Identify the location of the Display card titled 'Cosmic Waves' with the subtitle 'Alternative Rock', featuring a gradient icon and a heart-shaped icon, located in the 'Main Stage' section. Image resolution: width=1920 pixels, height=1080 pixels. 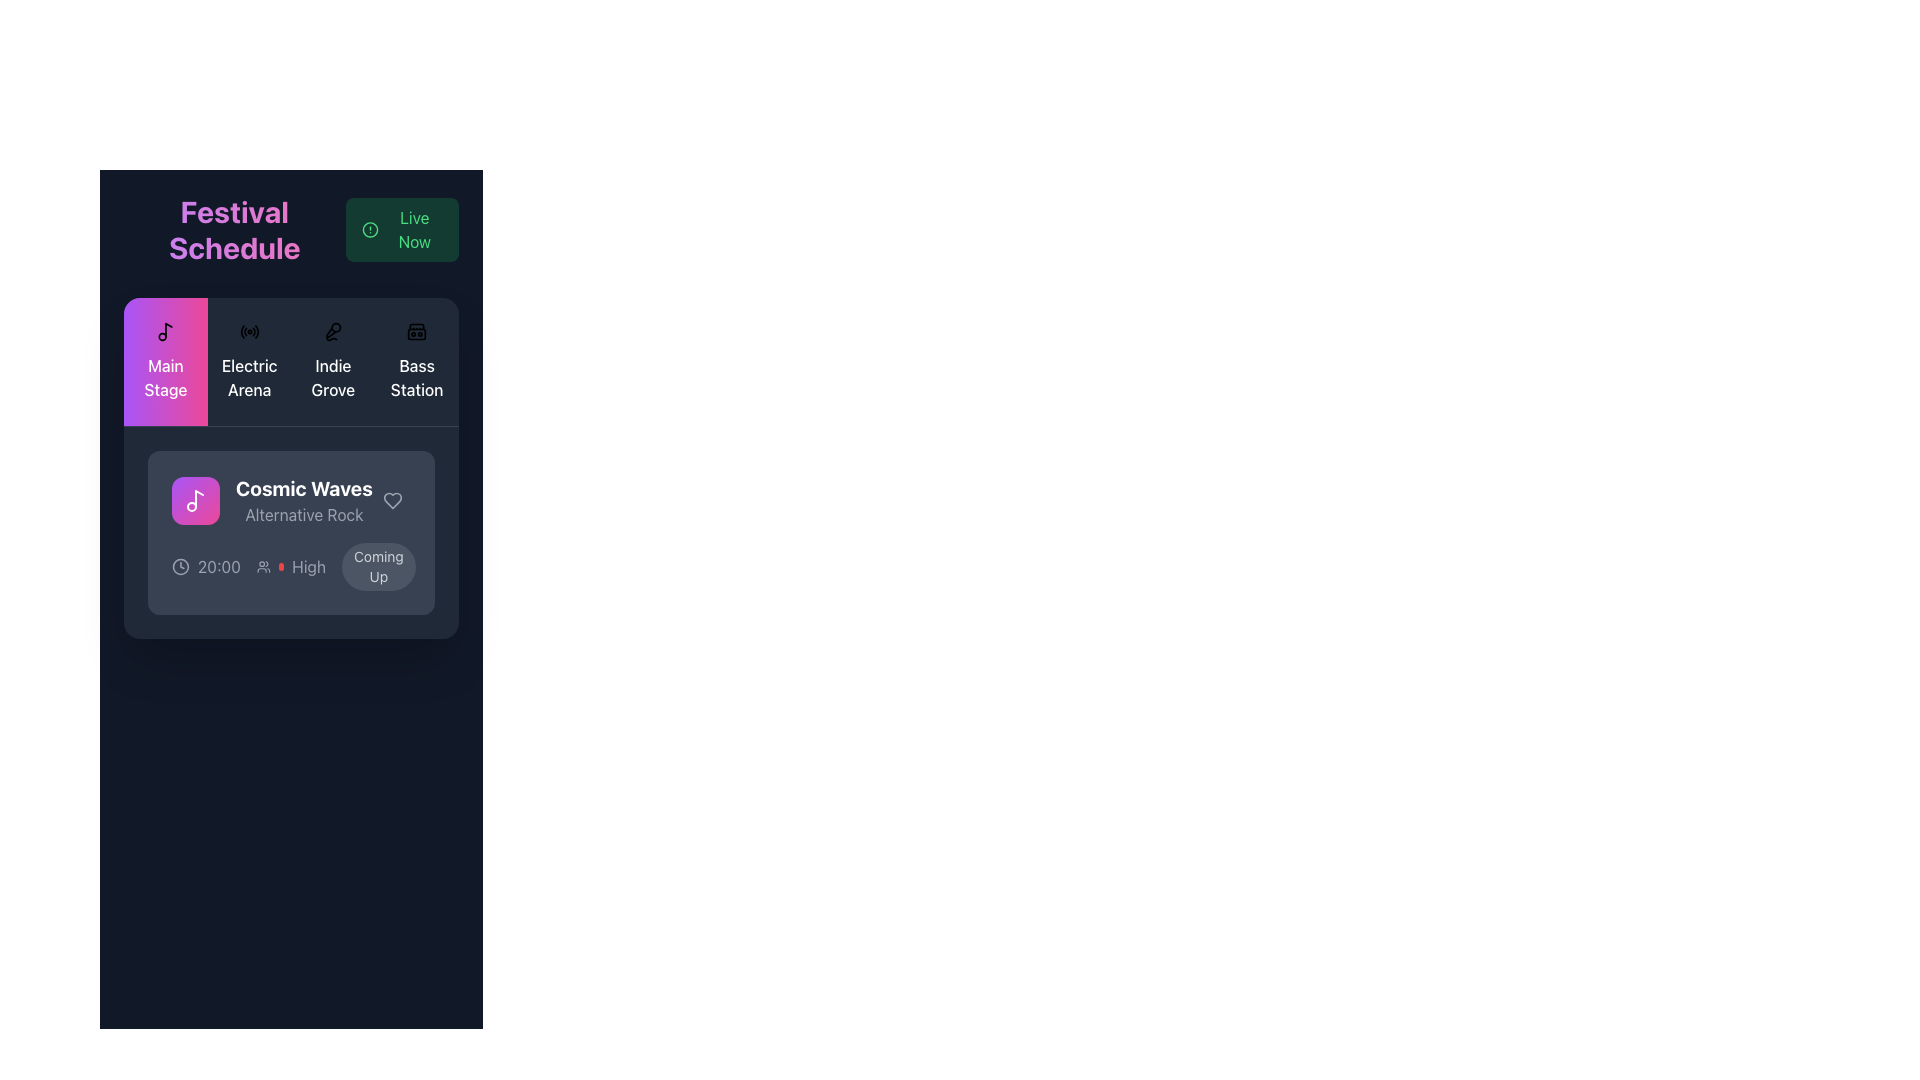
(290, 500).